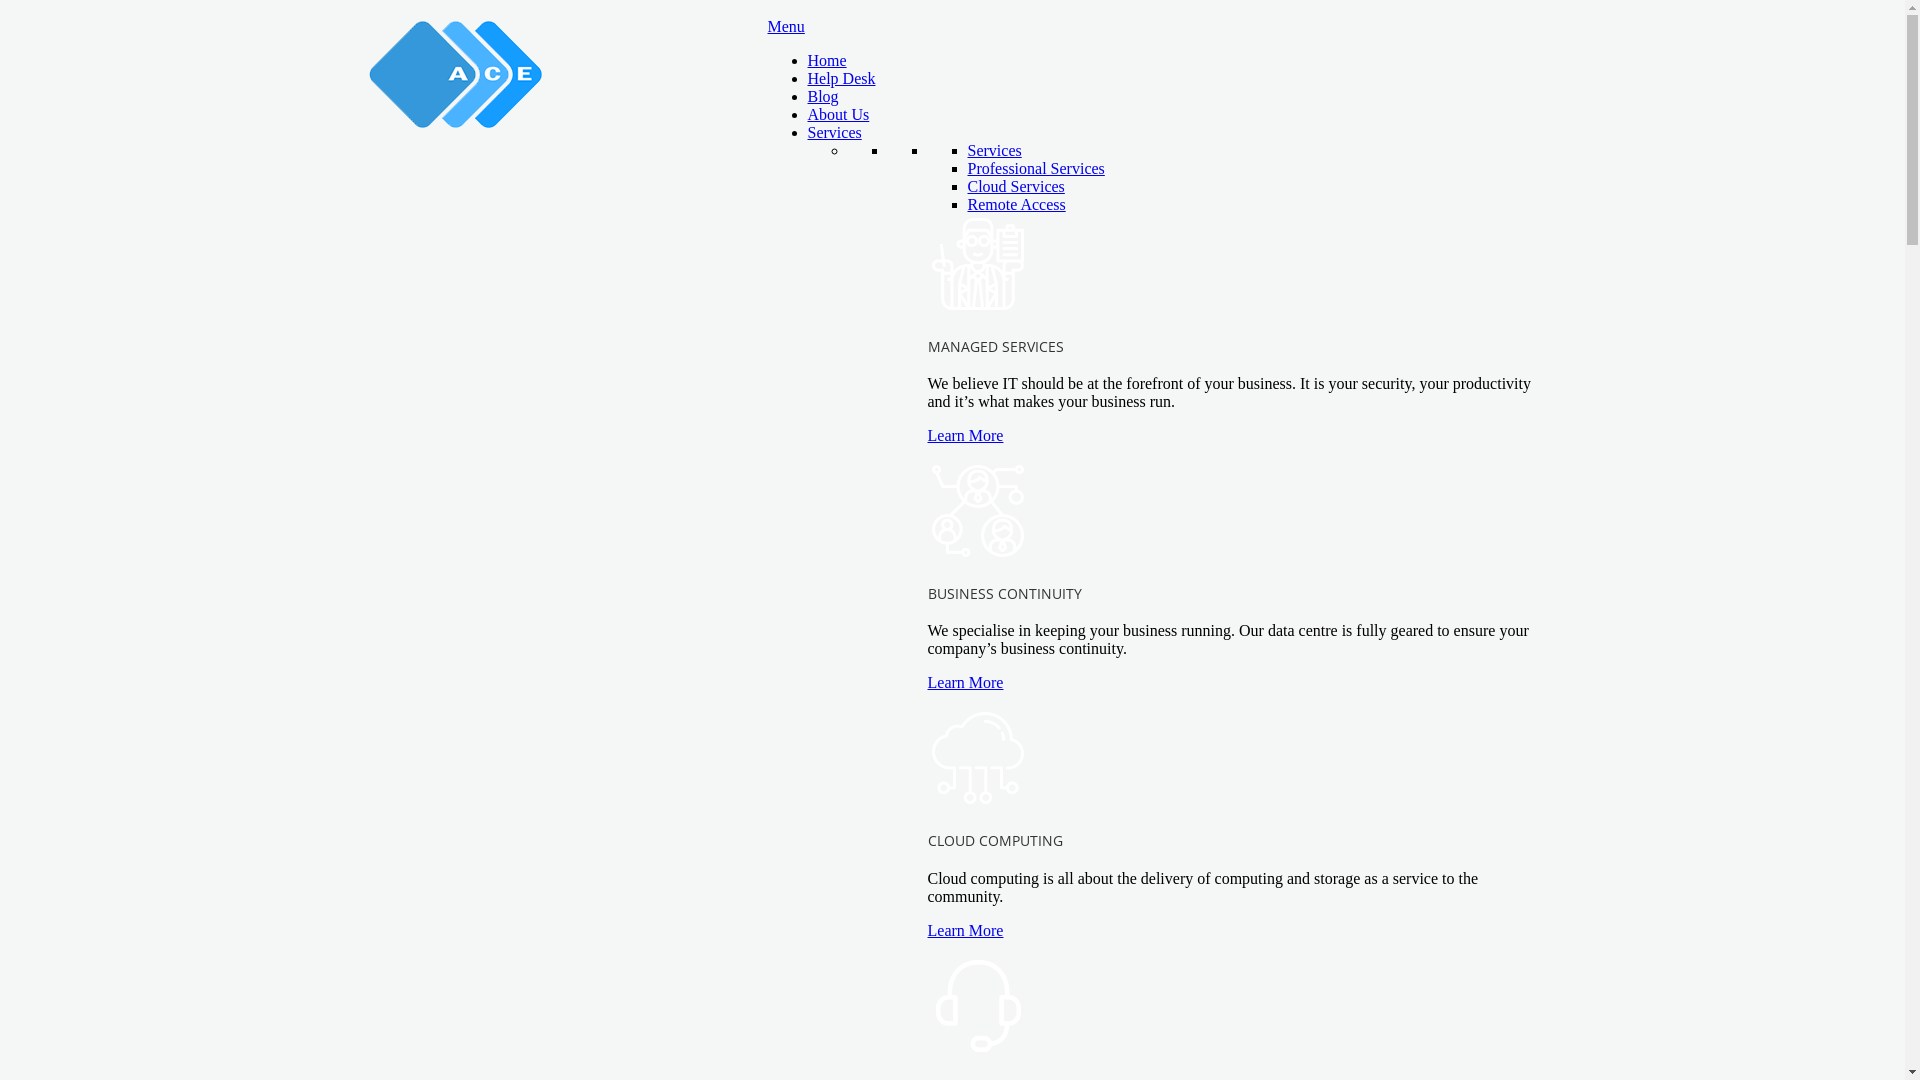  What do you see at coordinates (968, 204) in the screenshot?
I see `'Remote Access'` at bounding box center [968, 204].